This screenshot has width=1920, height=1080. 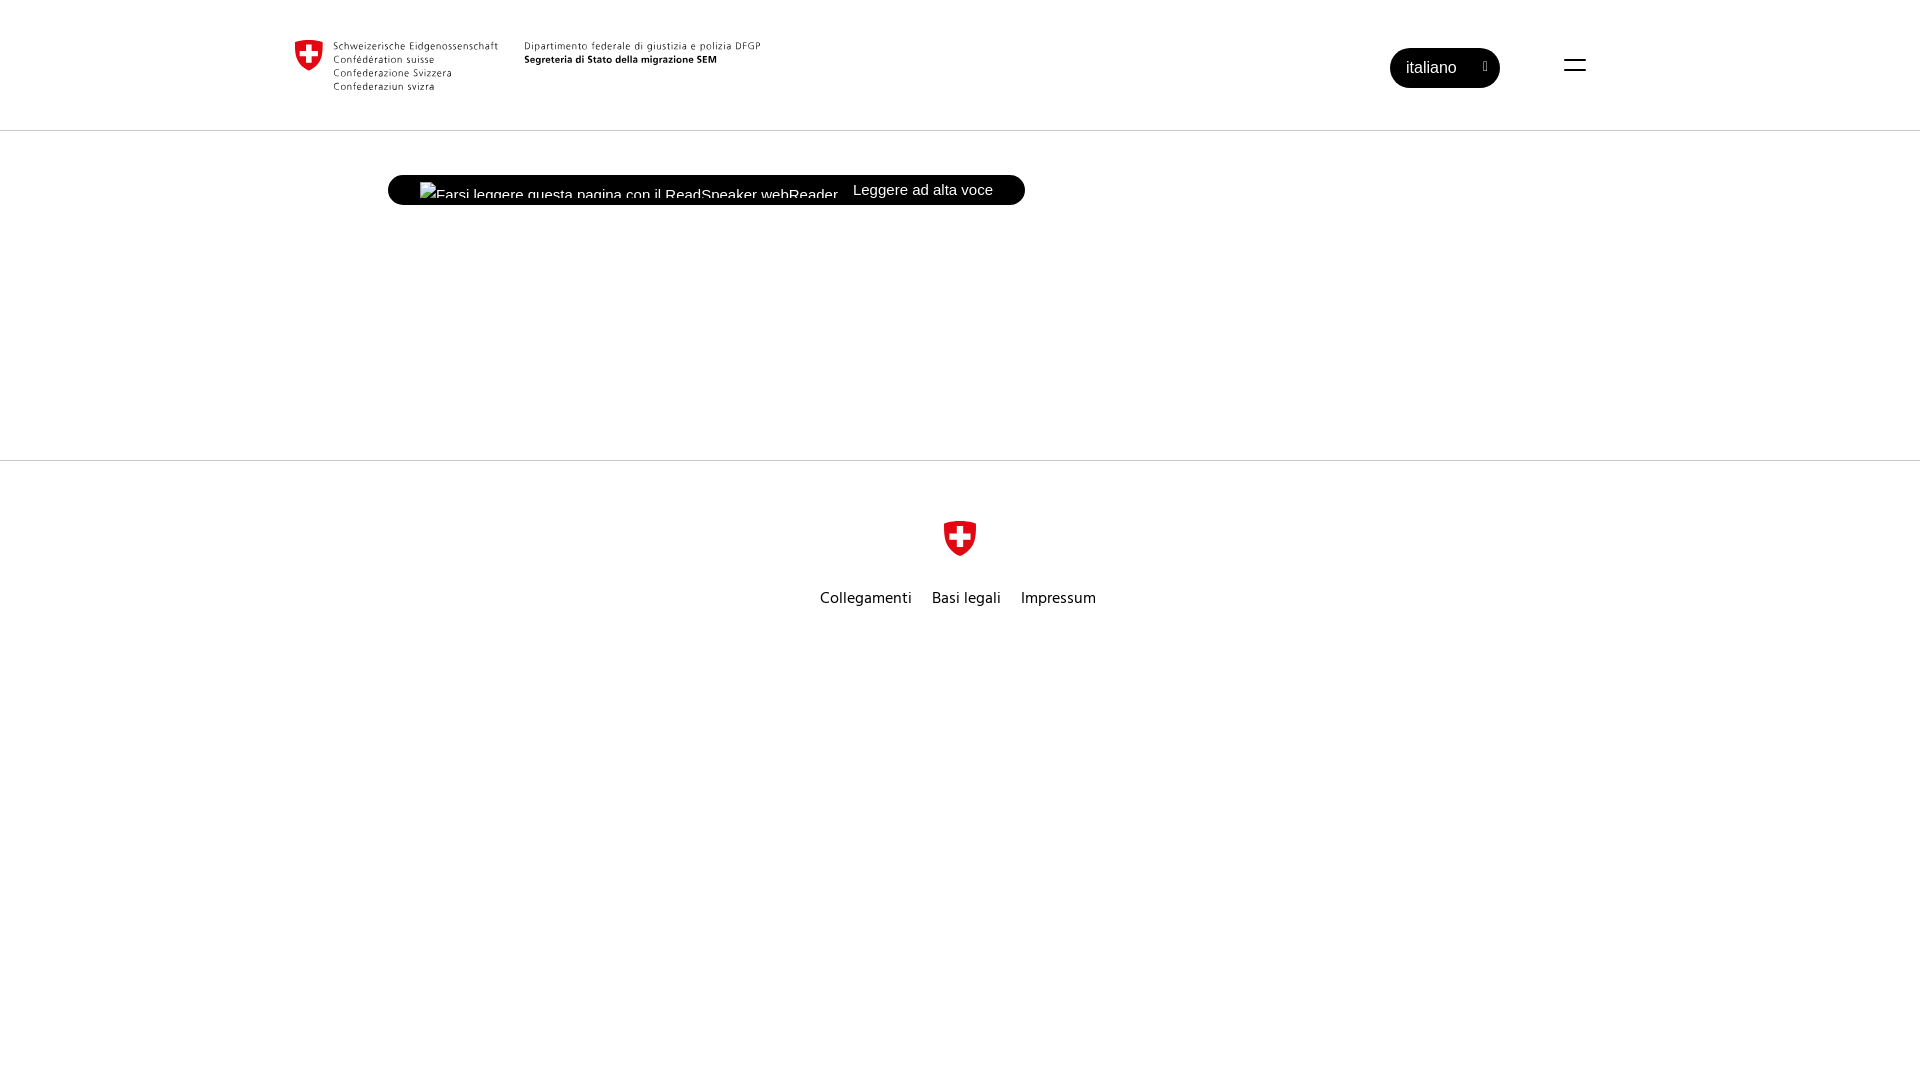 What do you see at coordinates (1059, 597) in the screenshot?
I see `'Impressum '` at bounding box center [1059, 597].